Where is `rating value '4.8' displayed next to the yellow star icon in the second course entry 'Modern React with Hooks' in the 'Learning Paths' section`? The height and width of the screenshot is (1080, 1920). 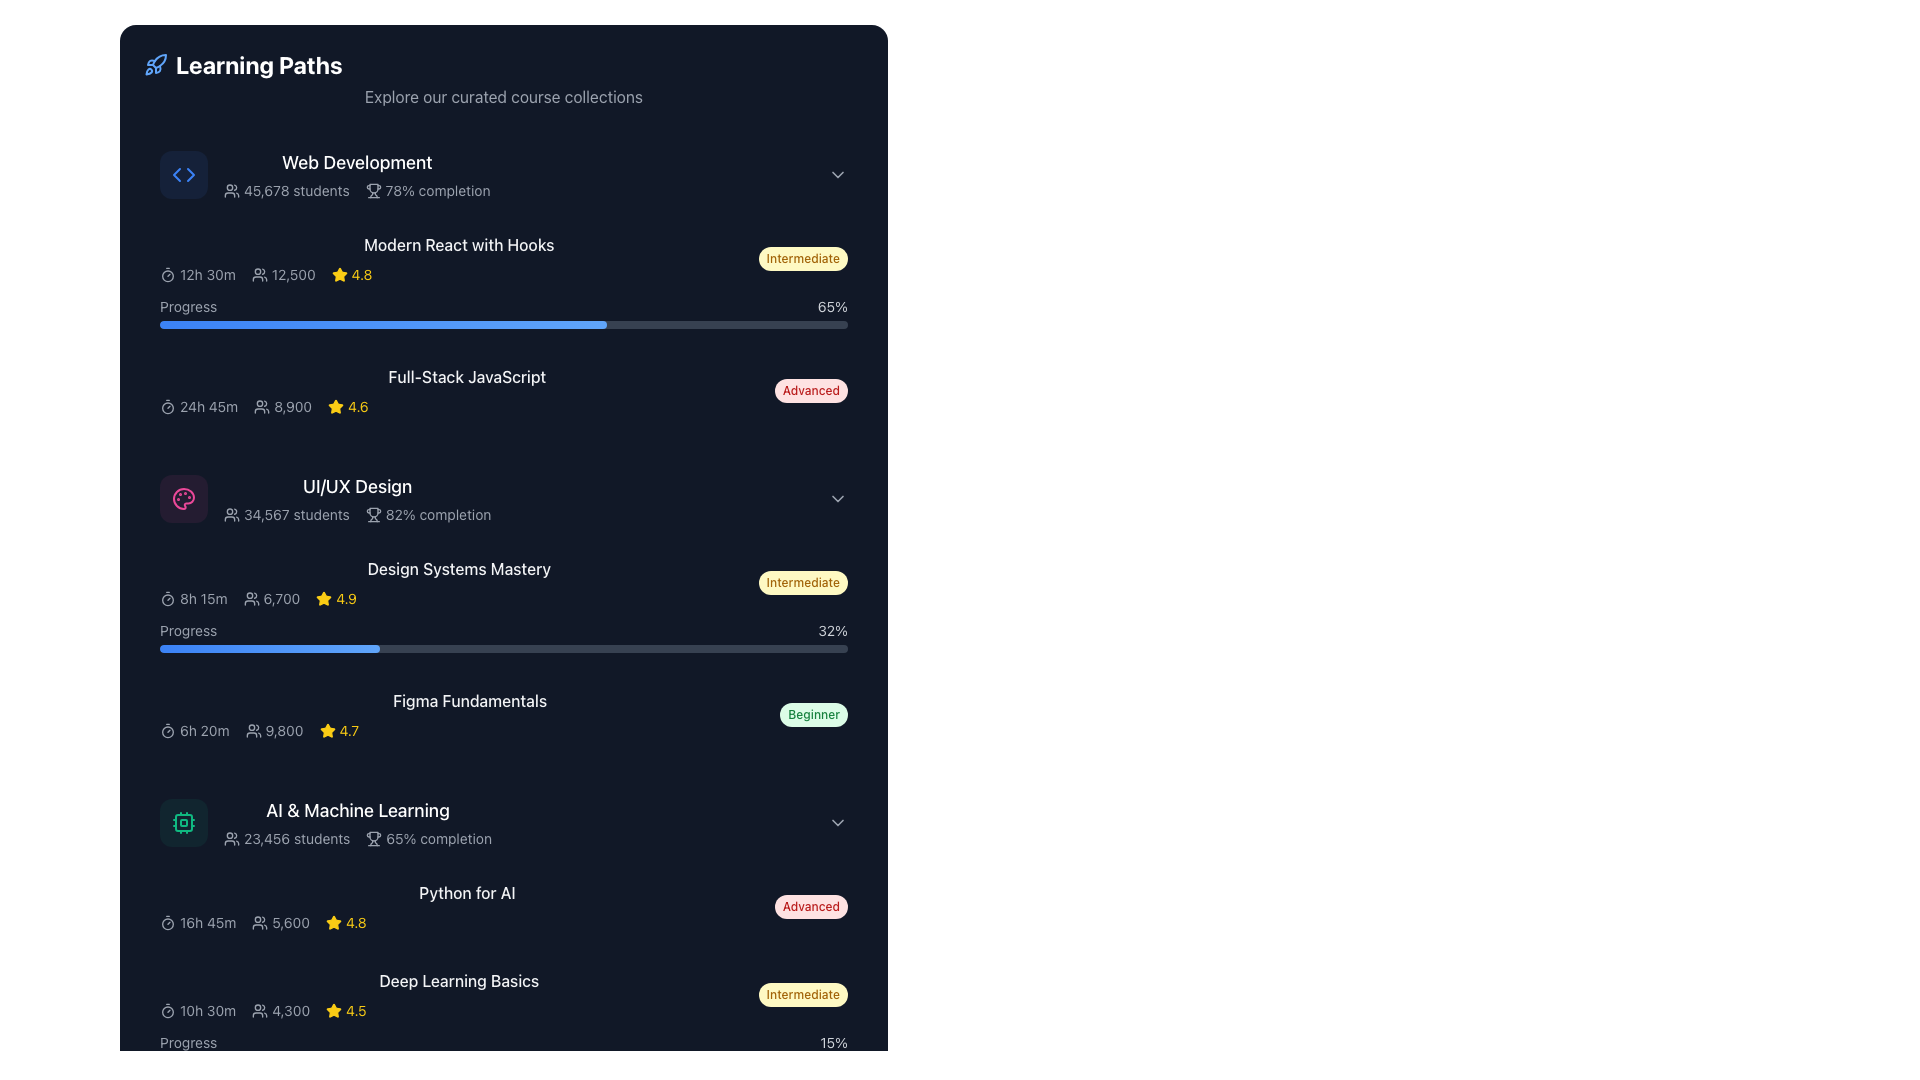
rating value '4.8' displayed next to the yellow star icon in the second course entry 'Modern React with Hooks' in the 'Learning Paths' section is located at coordinates (352, 274).